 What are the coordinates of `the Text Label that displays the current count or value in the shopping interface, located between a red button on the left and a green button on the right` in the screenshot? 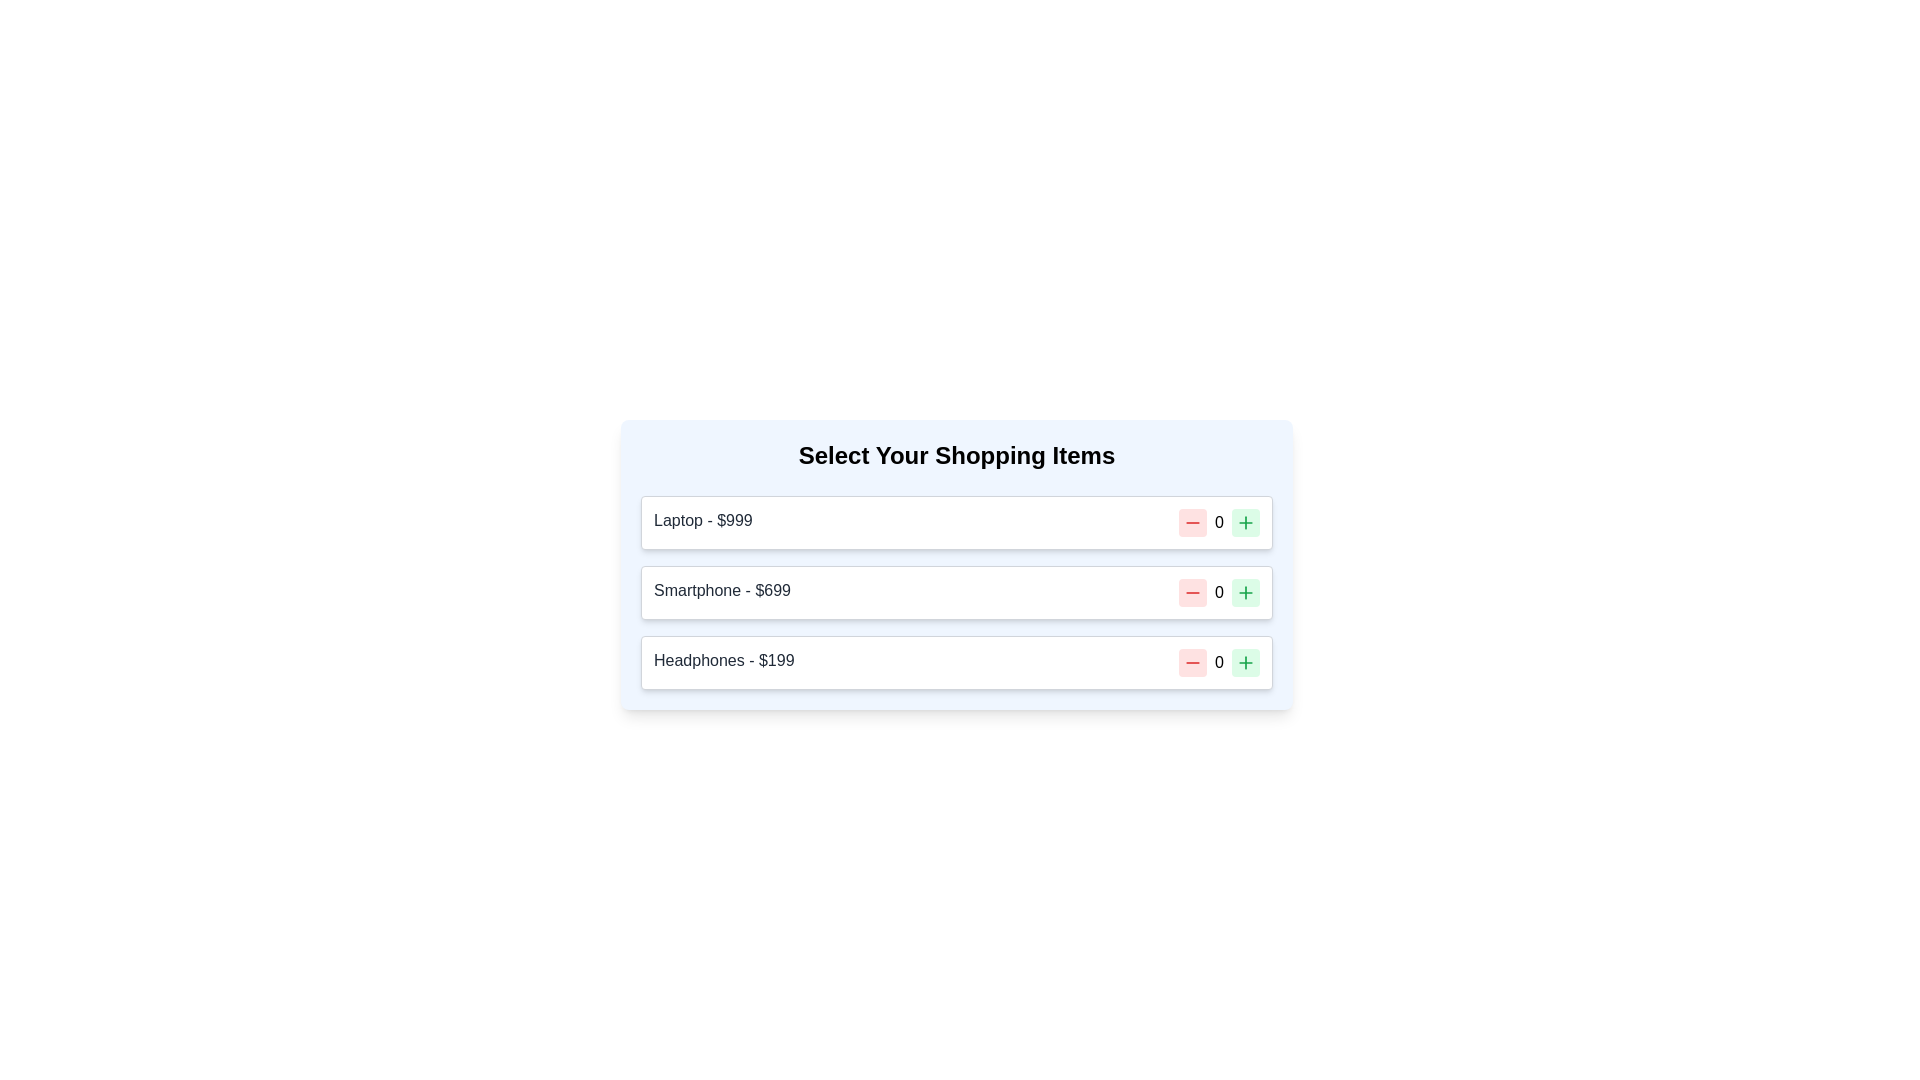 It's located at (1218, 522).